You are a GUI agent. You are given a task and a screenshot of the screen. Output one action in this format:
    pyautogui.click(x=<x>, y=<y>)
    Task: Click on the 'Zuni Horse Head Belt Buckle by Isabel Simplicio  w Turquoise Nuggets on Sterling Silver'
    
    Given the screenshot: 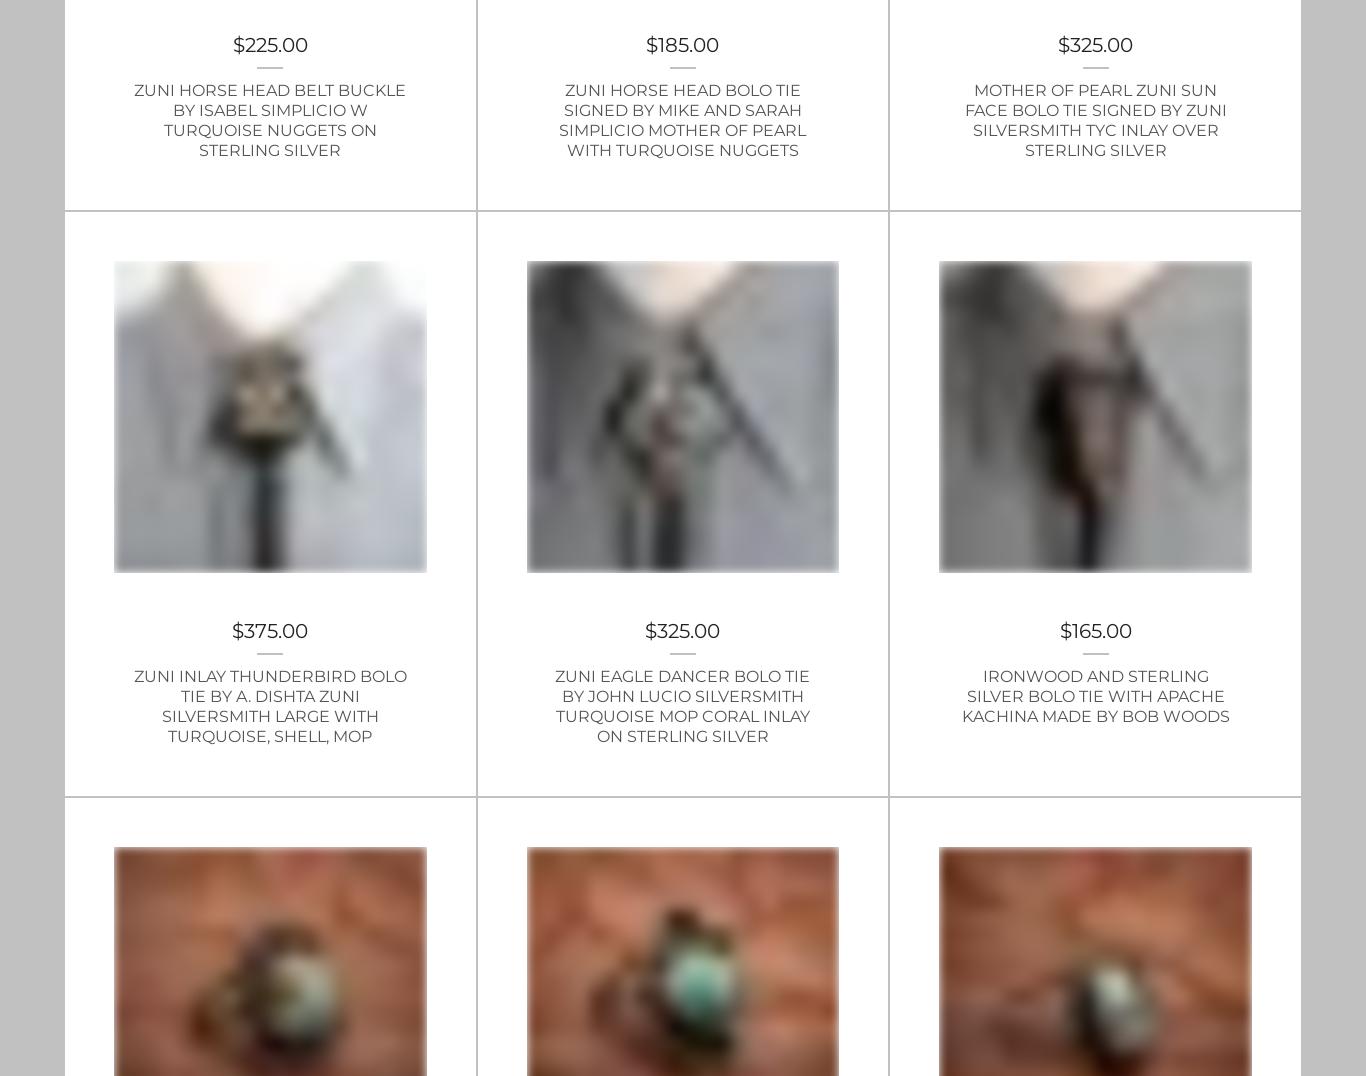 What is the action you would take?
    pyautogui.click(x=133, y=118)
    